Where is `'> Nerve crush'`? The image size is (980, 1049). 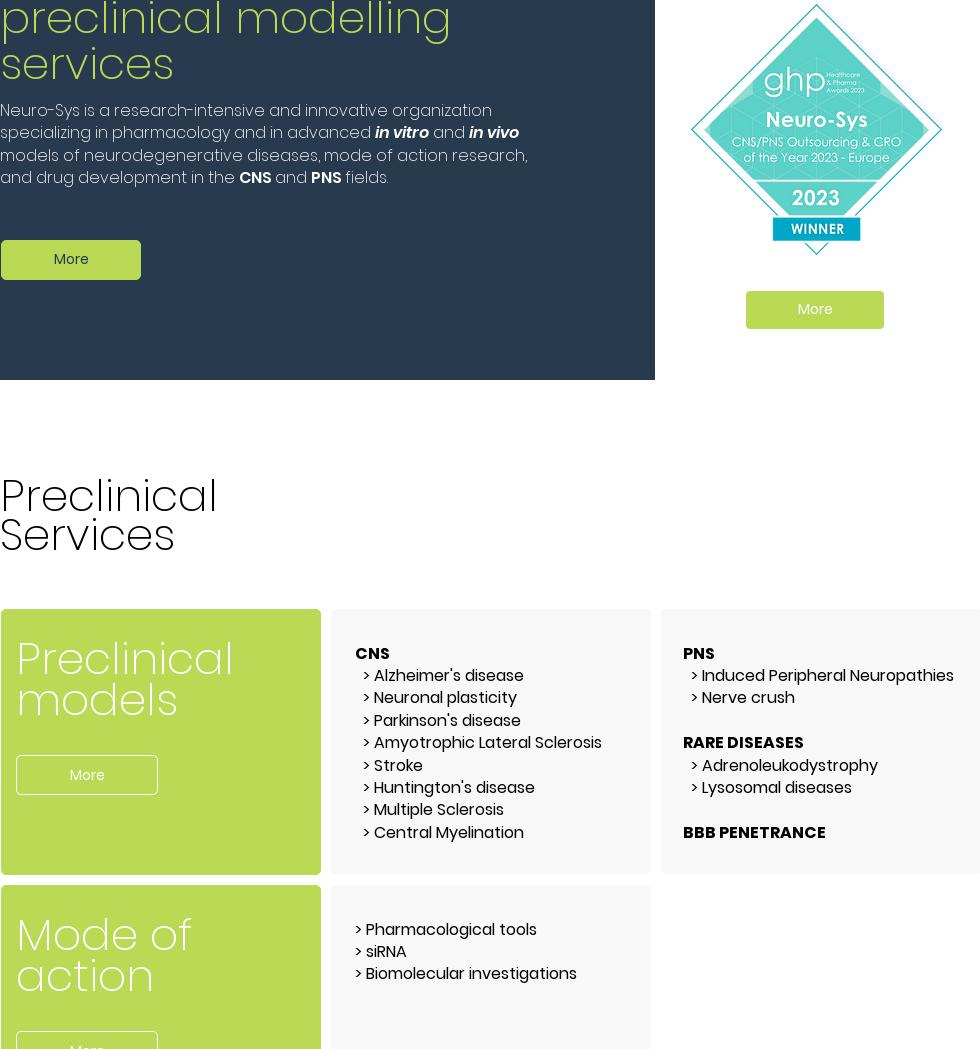
'> Nerve crush' is located at coordinates (682, 697).